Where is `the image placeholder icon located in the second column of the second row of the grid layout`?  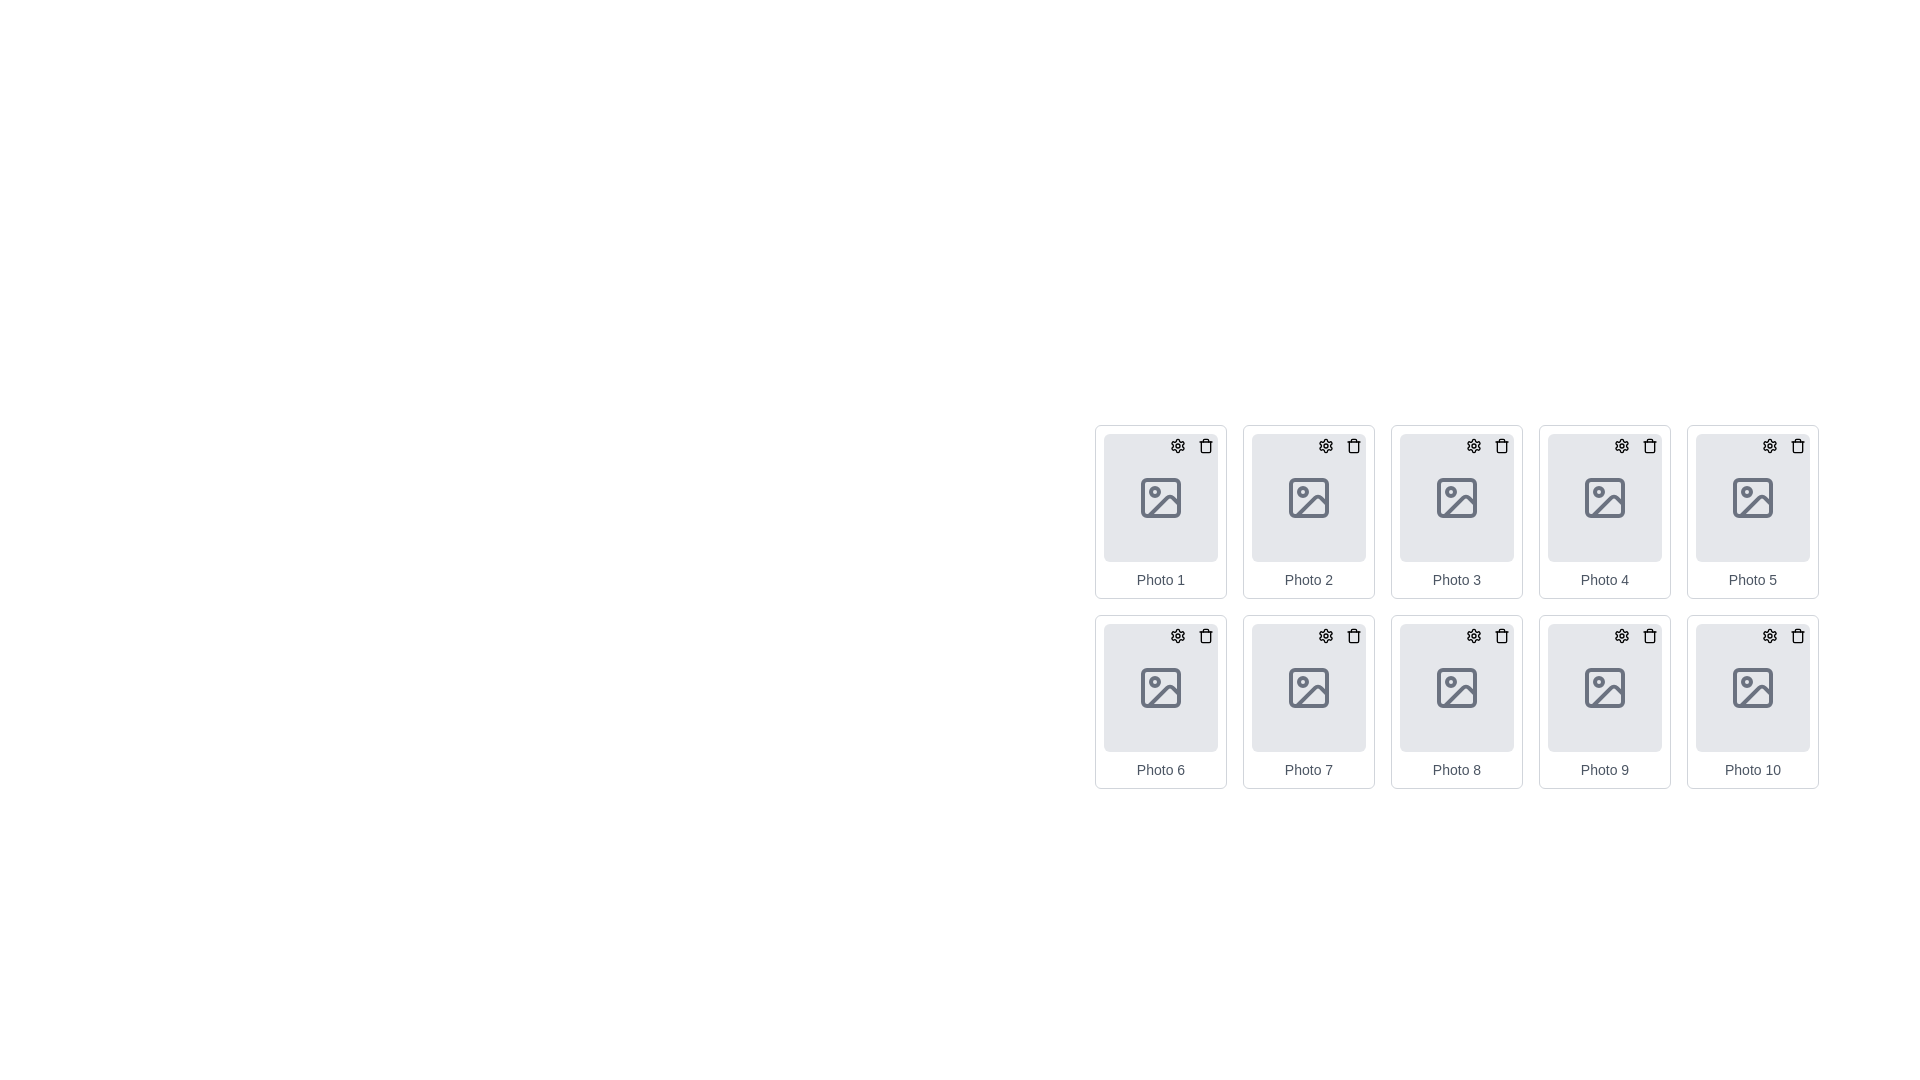 the image placeholder icon located in the second column of the second row of the grid layout is located at coordinates (1161, 686).